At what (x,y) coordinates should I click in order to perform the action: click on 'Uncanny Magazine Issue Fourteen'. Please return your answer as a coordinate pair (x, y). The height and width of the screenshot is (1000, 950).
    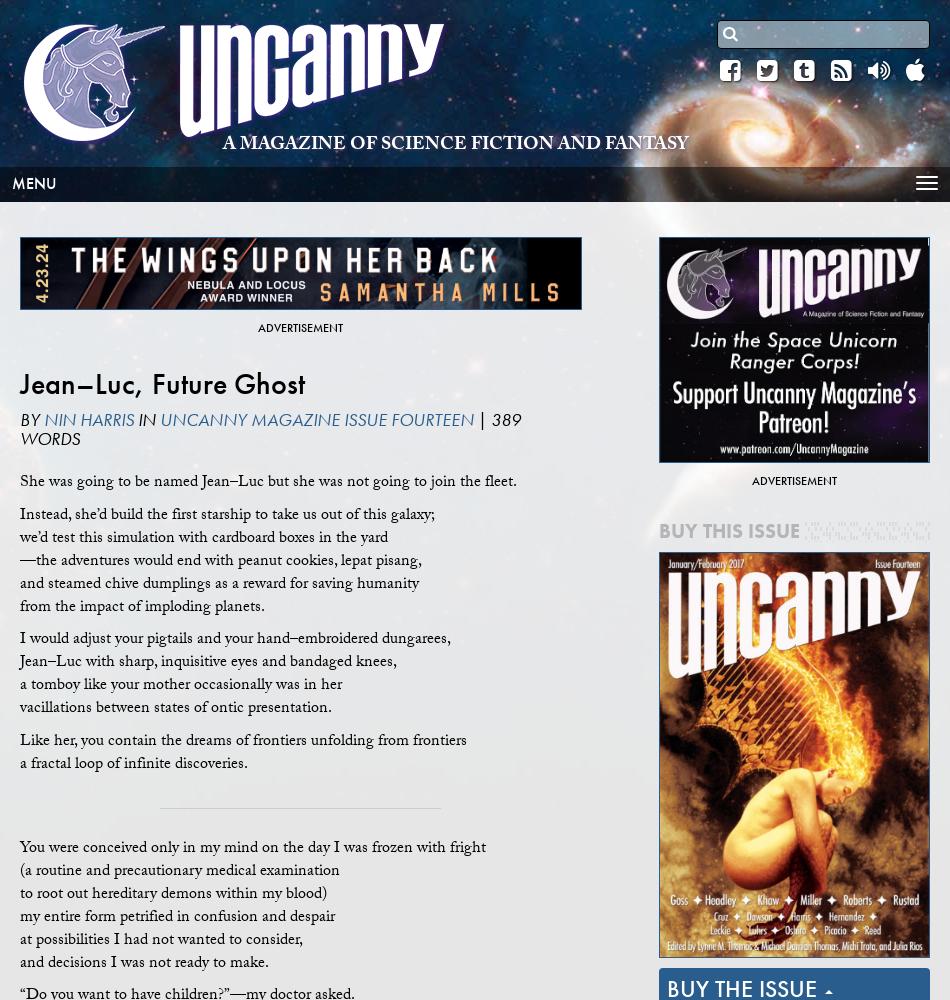
    Looking at the image, I should click on (314, 419).